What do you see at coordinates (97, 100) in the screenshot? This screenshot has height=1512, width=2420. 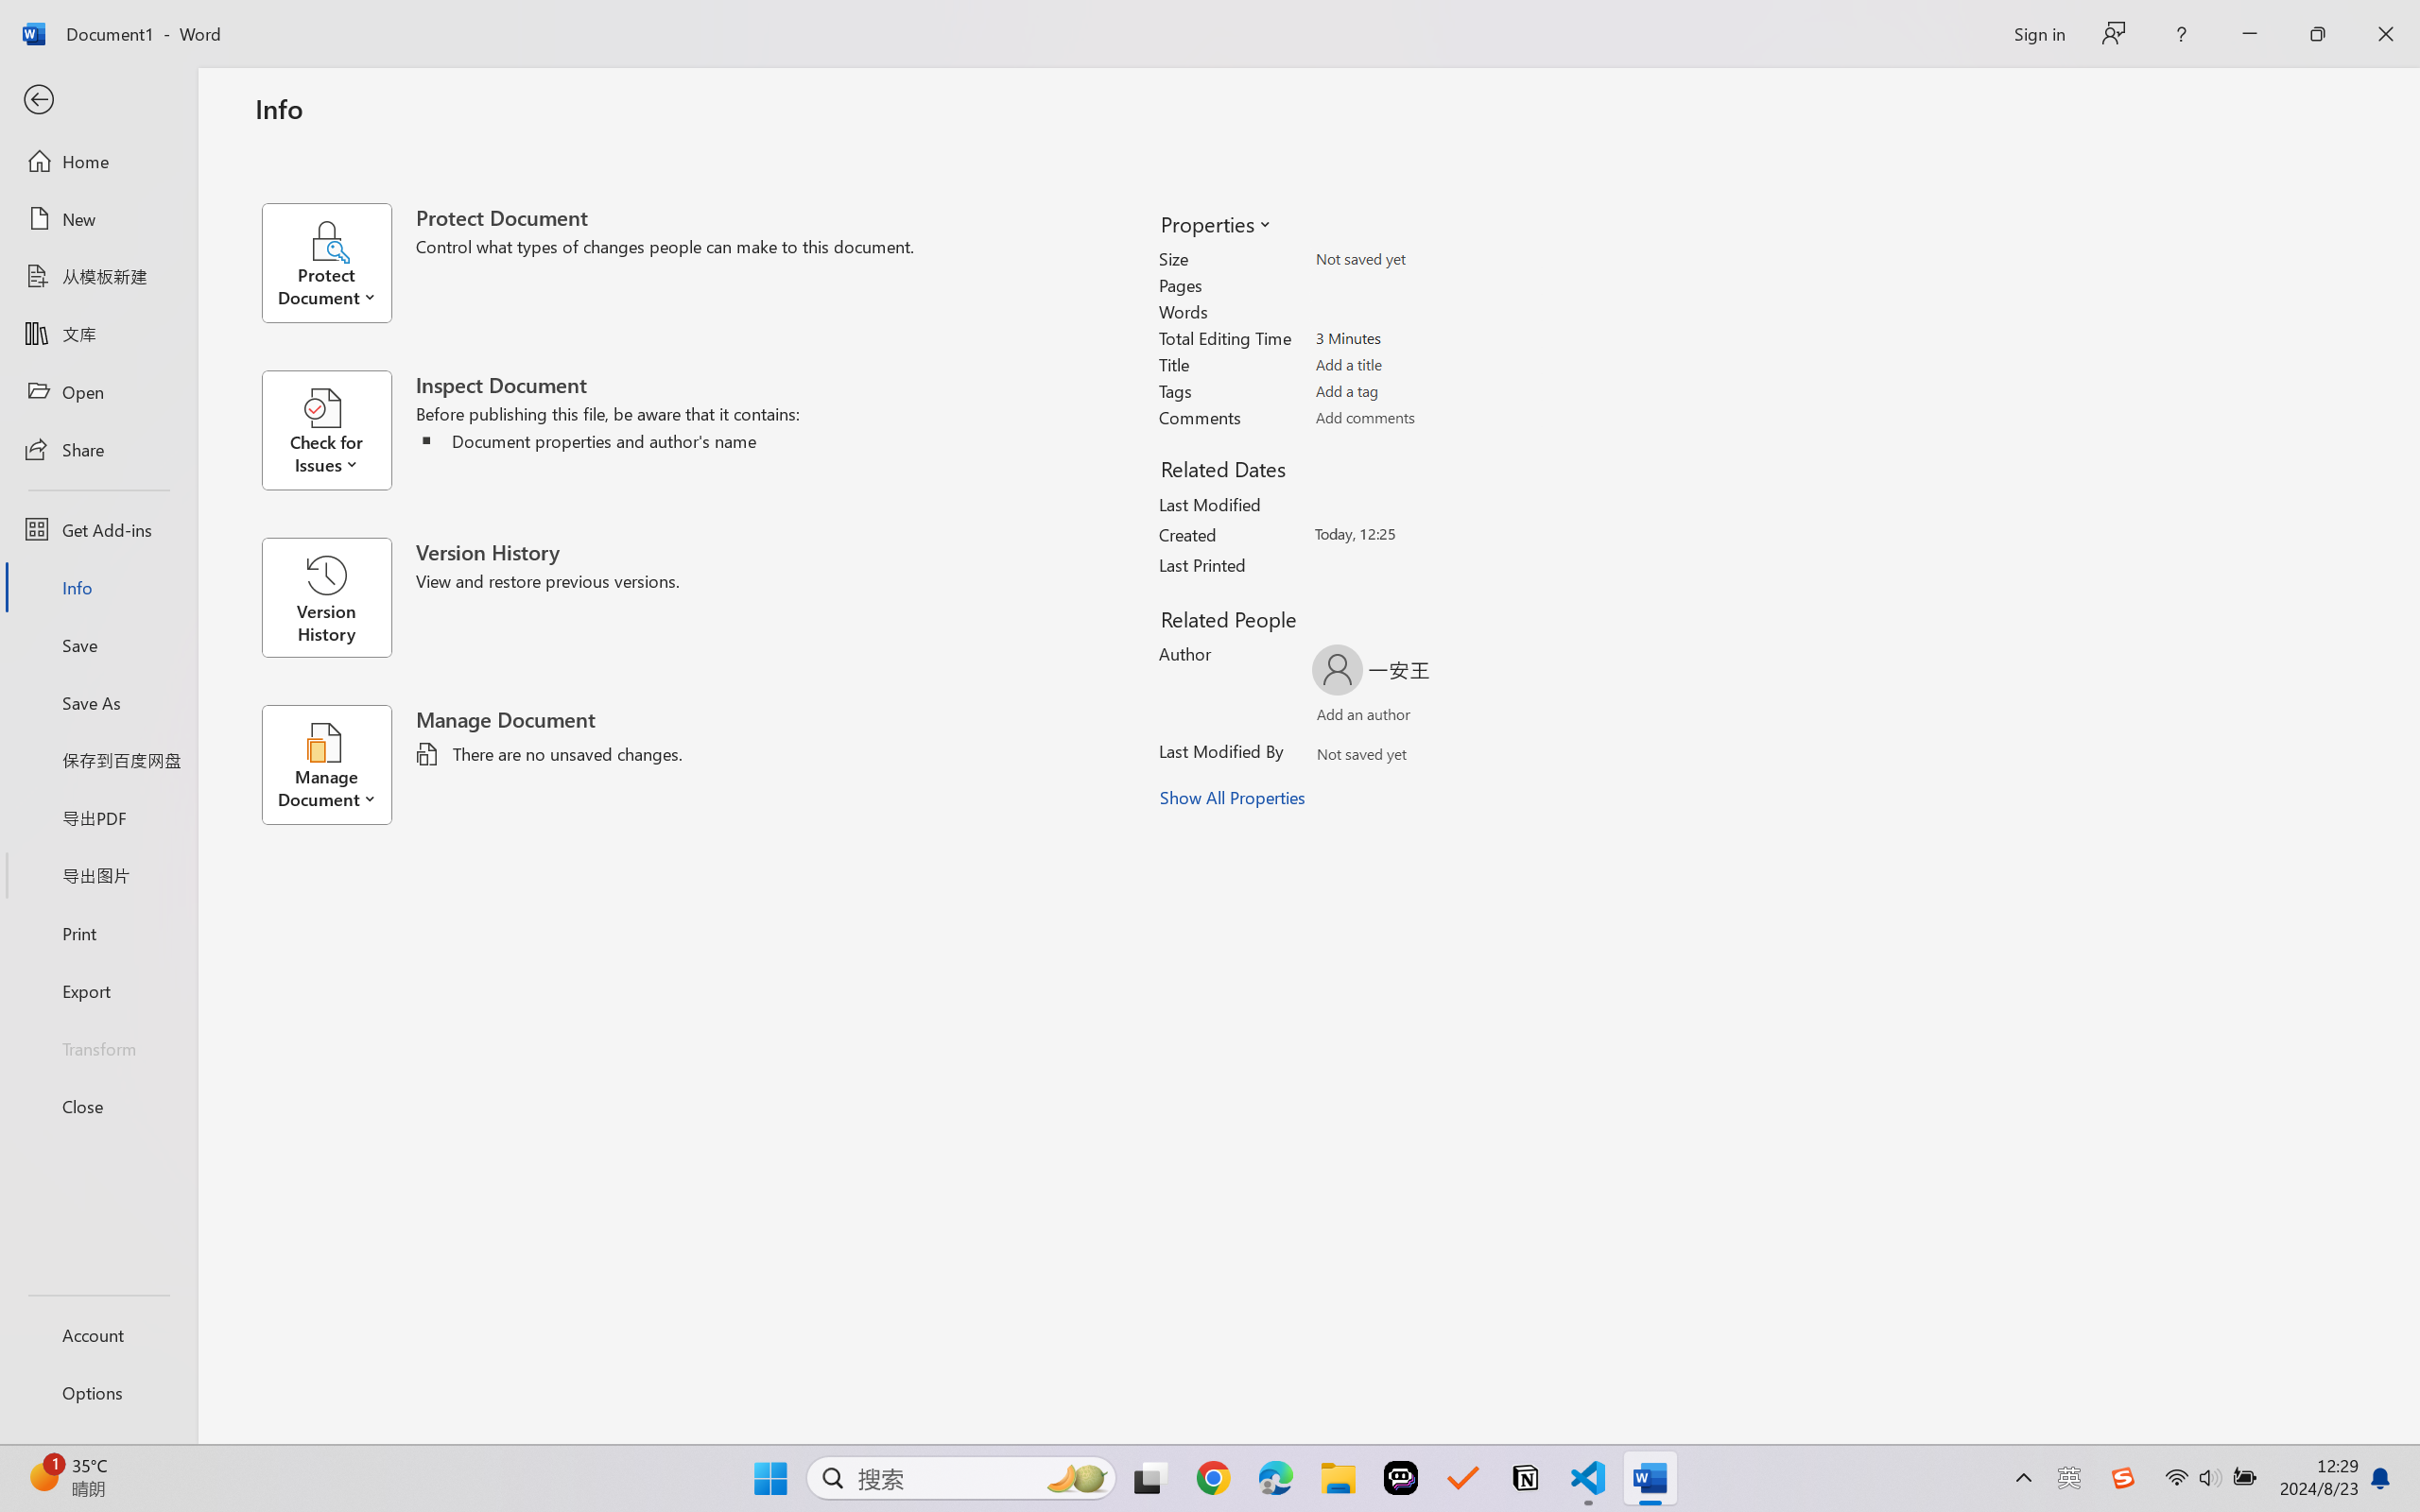 I see `'Back'` at bounding box center [97, 100].